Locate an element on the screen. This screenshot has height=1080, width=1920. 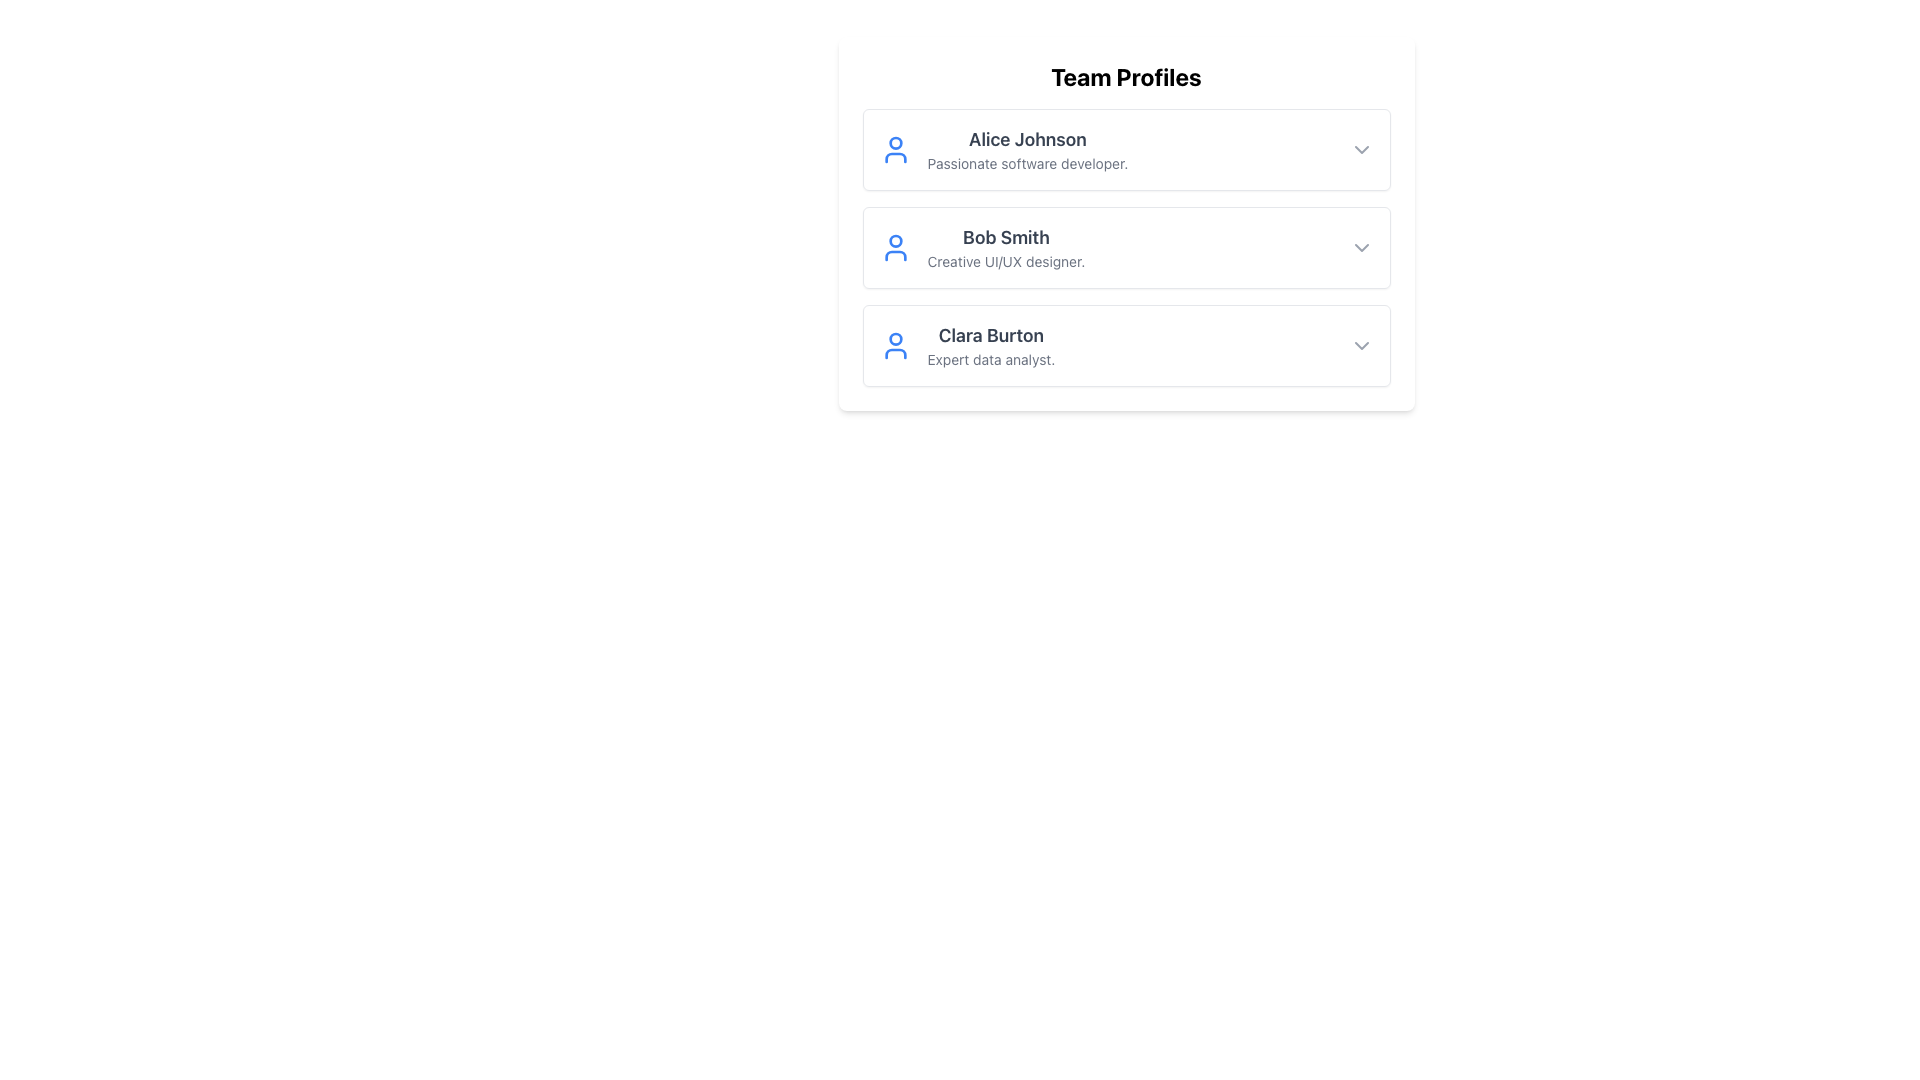
the Profile Card for the first team member, which displays the user's name and role in the 'Team Profiles' section is located at coordinates (1003, 149).